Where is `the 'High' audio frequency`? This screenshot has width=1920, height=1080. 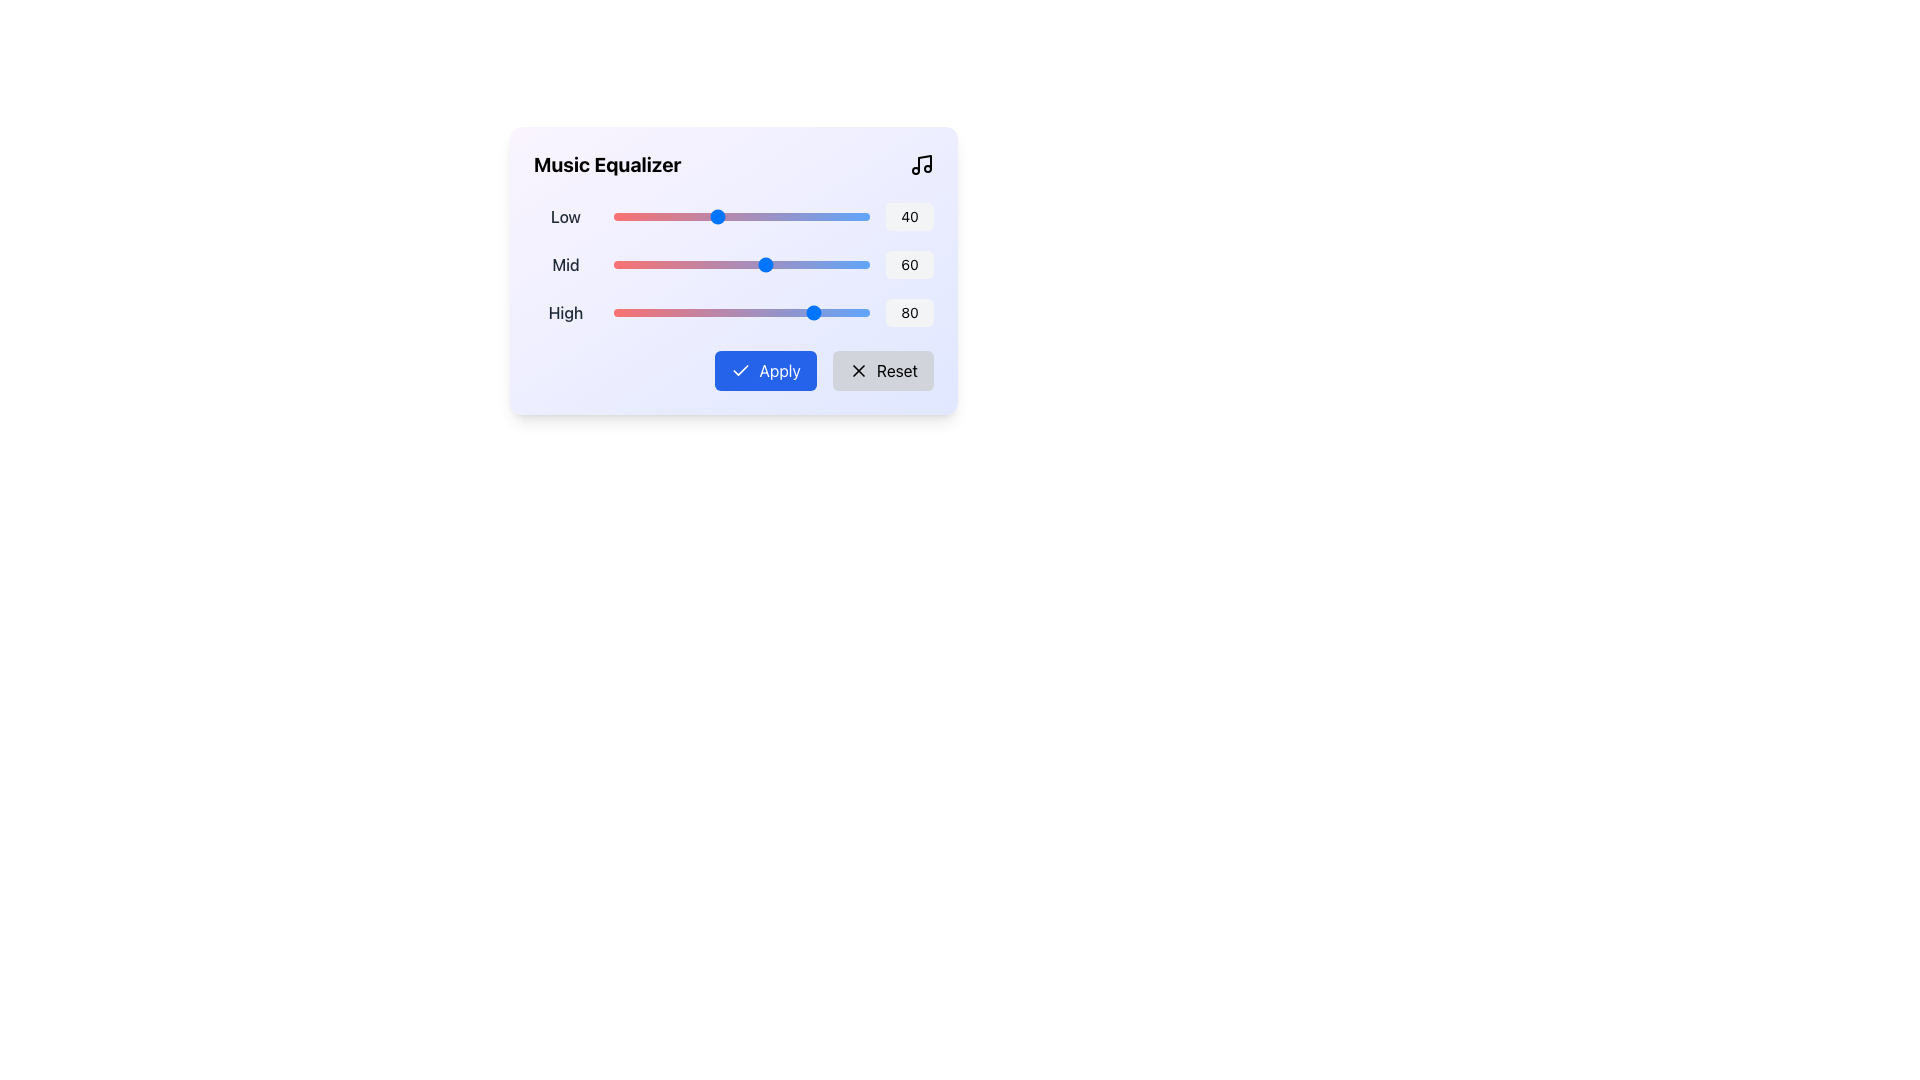
the 'High' audio frequency is located at coordinates (652, 312).